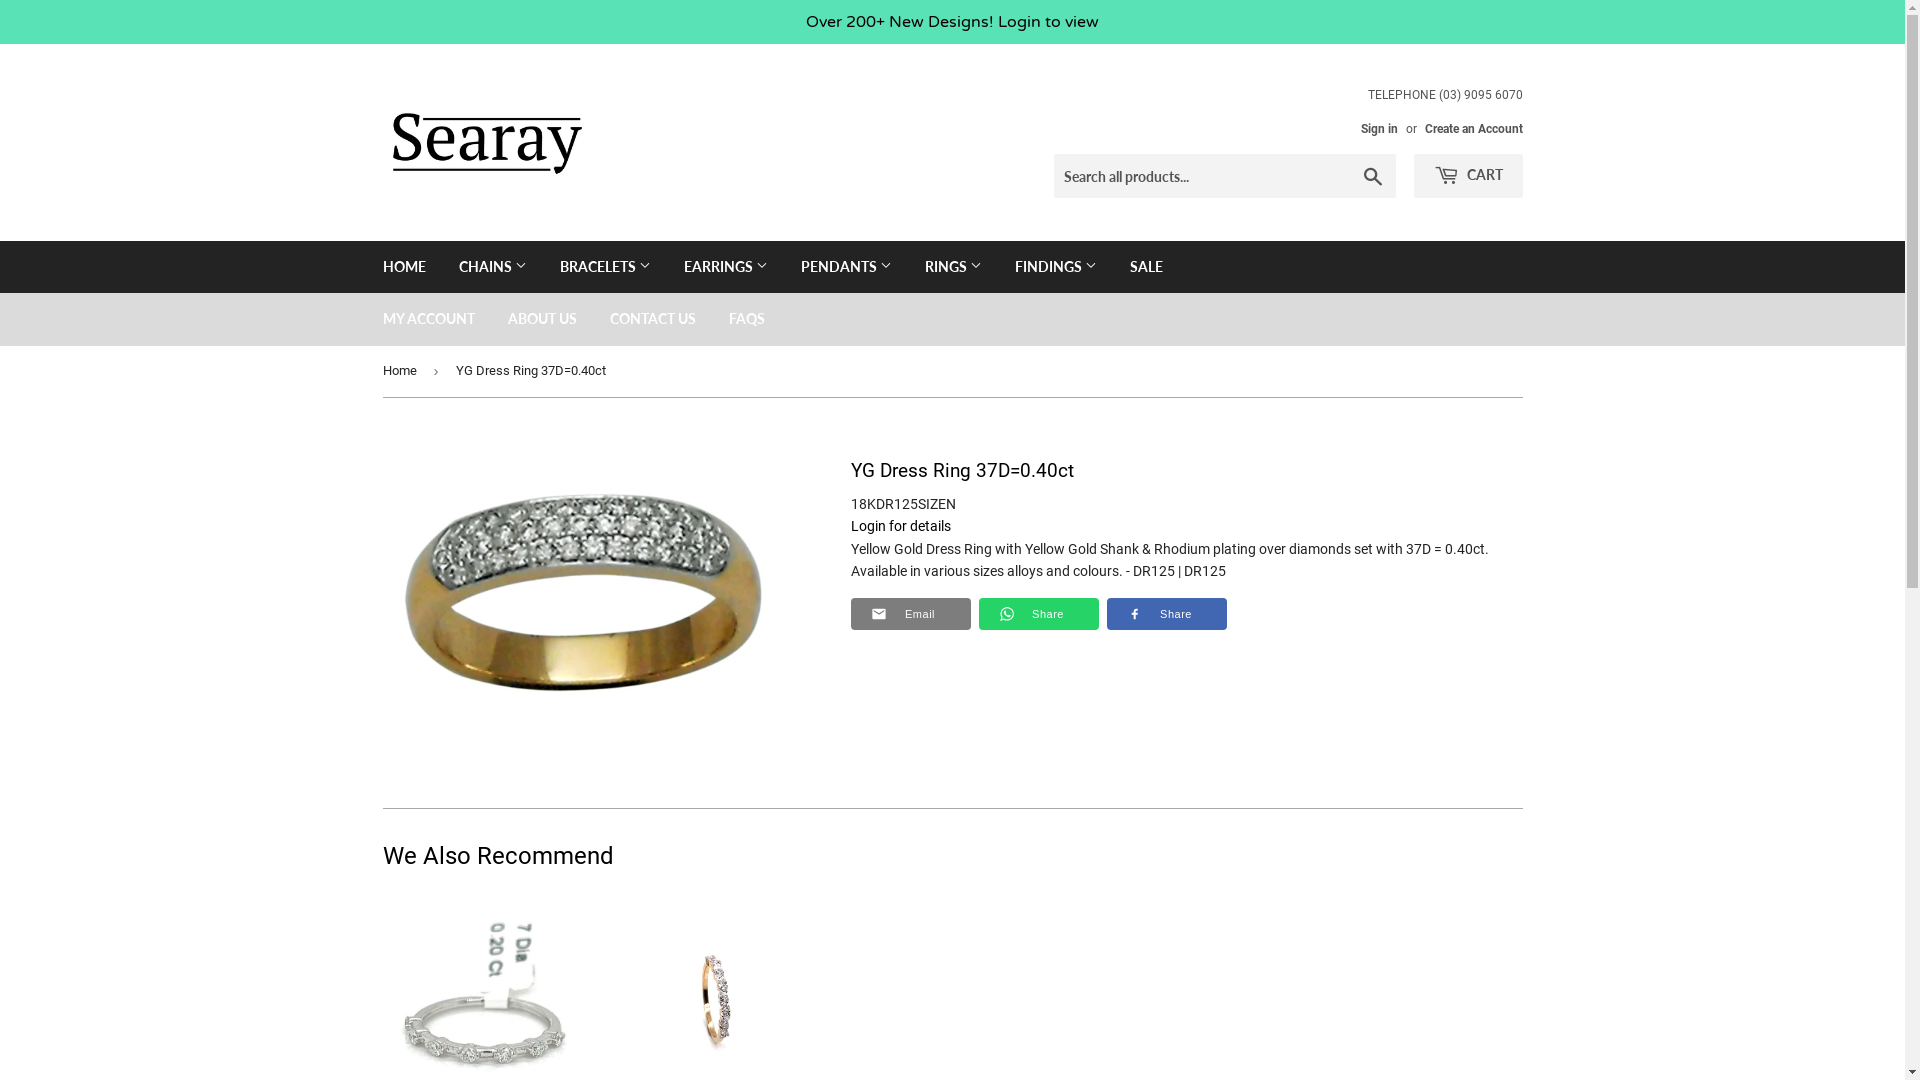  What do you see at coordinates (493, 265) in the screenshot?
I see `'CHAINS'` at bounding box center [493, 265].